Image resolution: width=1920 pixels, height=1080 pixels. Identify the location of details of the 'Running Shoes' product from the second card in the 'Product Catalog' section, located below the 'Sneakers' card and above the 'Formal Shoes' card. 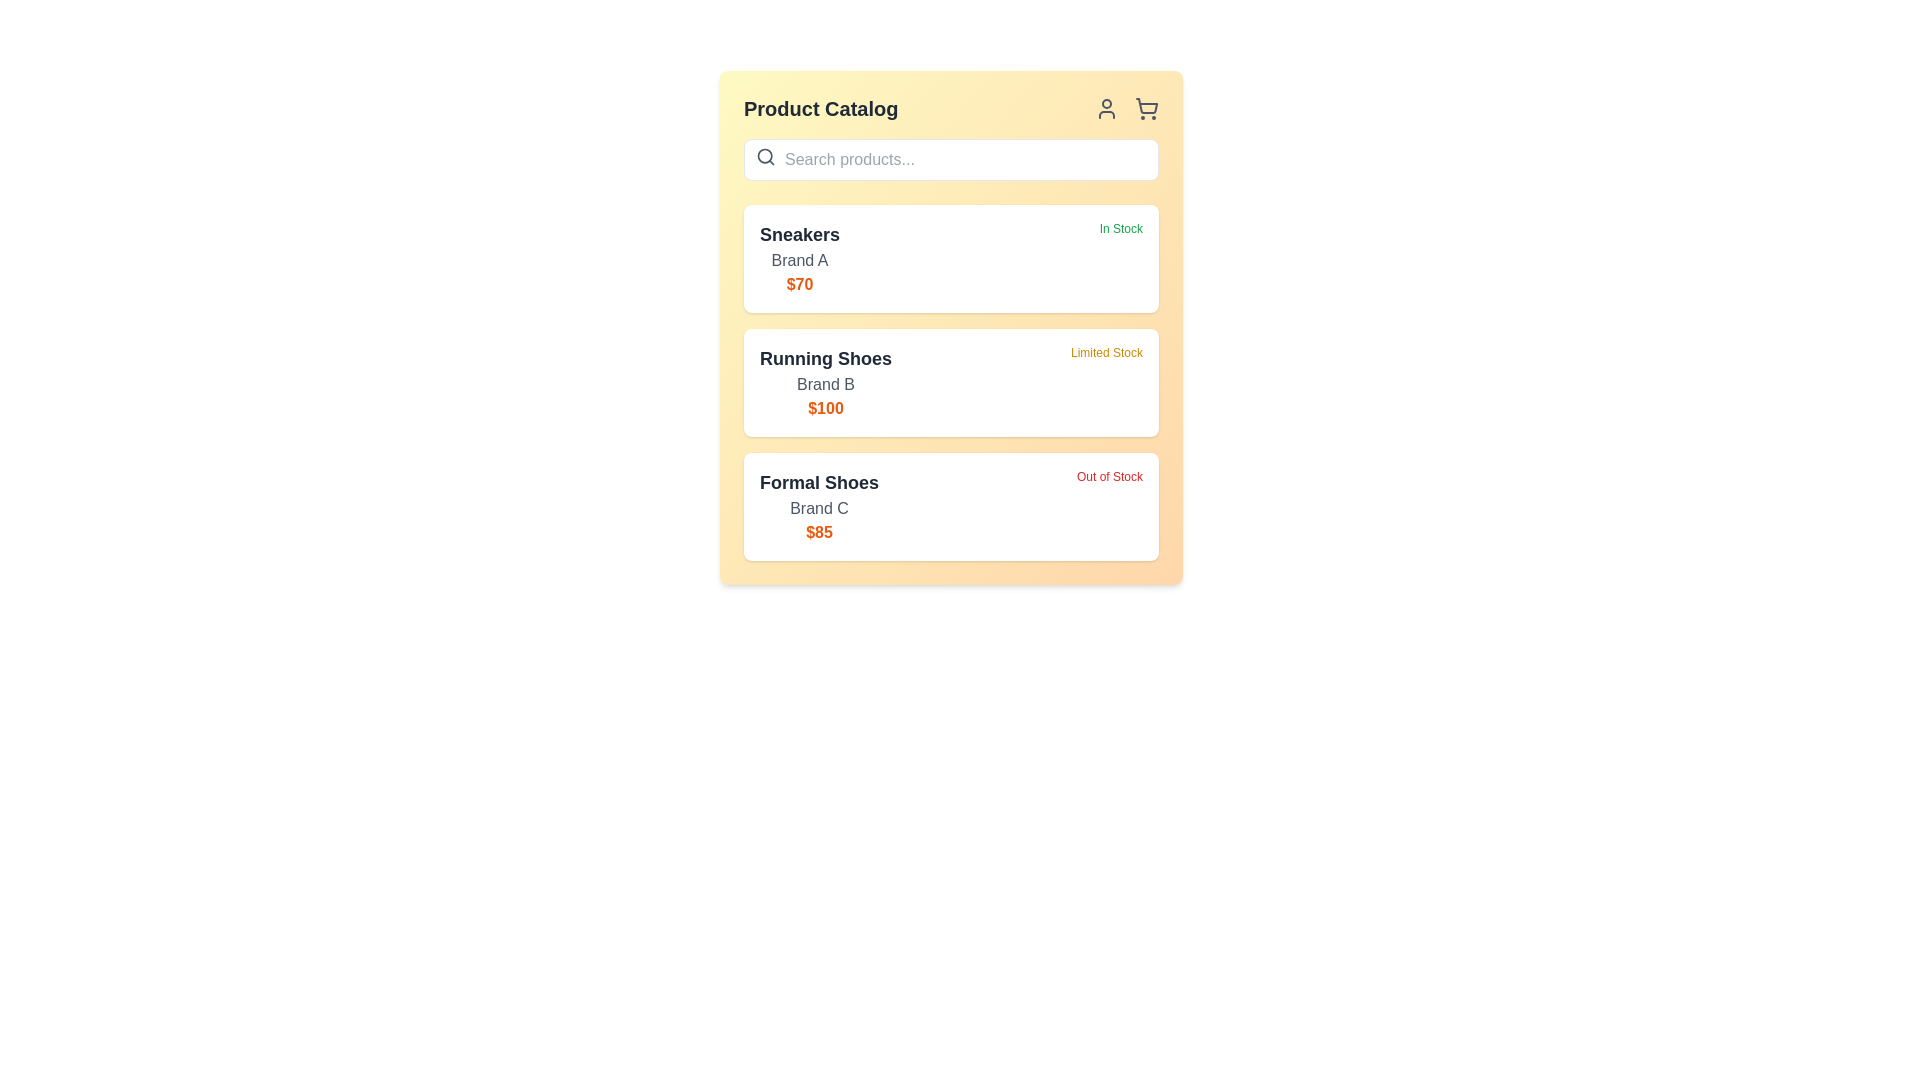
(950, 382).